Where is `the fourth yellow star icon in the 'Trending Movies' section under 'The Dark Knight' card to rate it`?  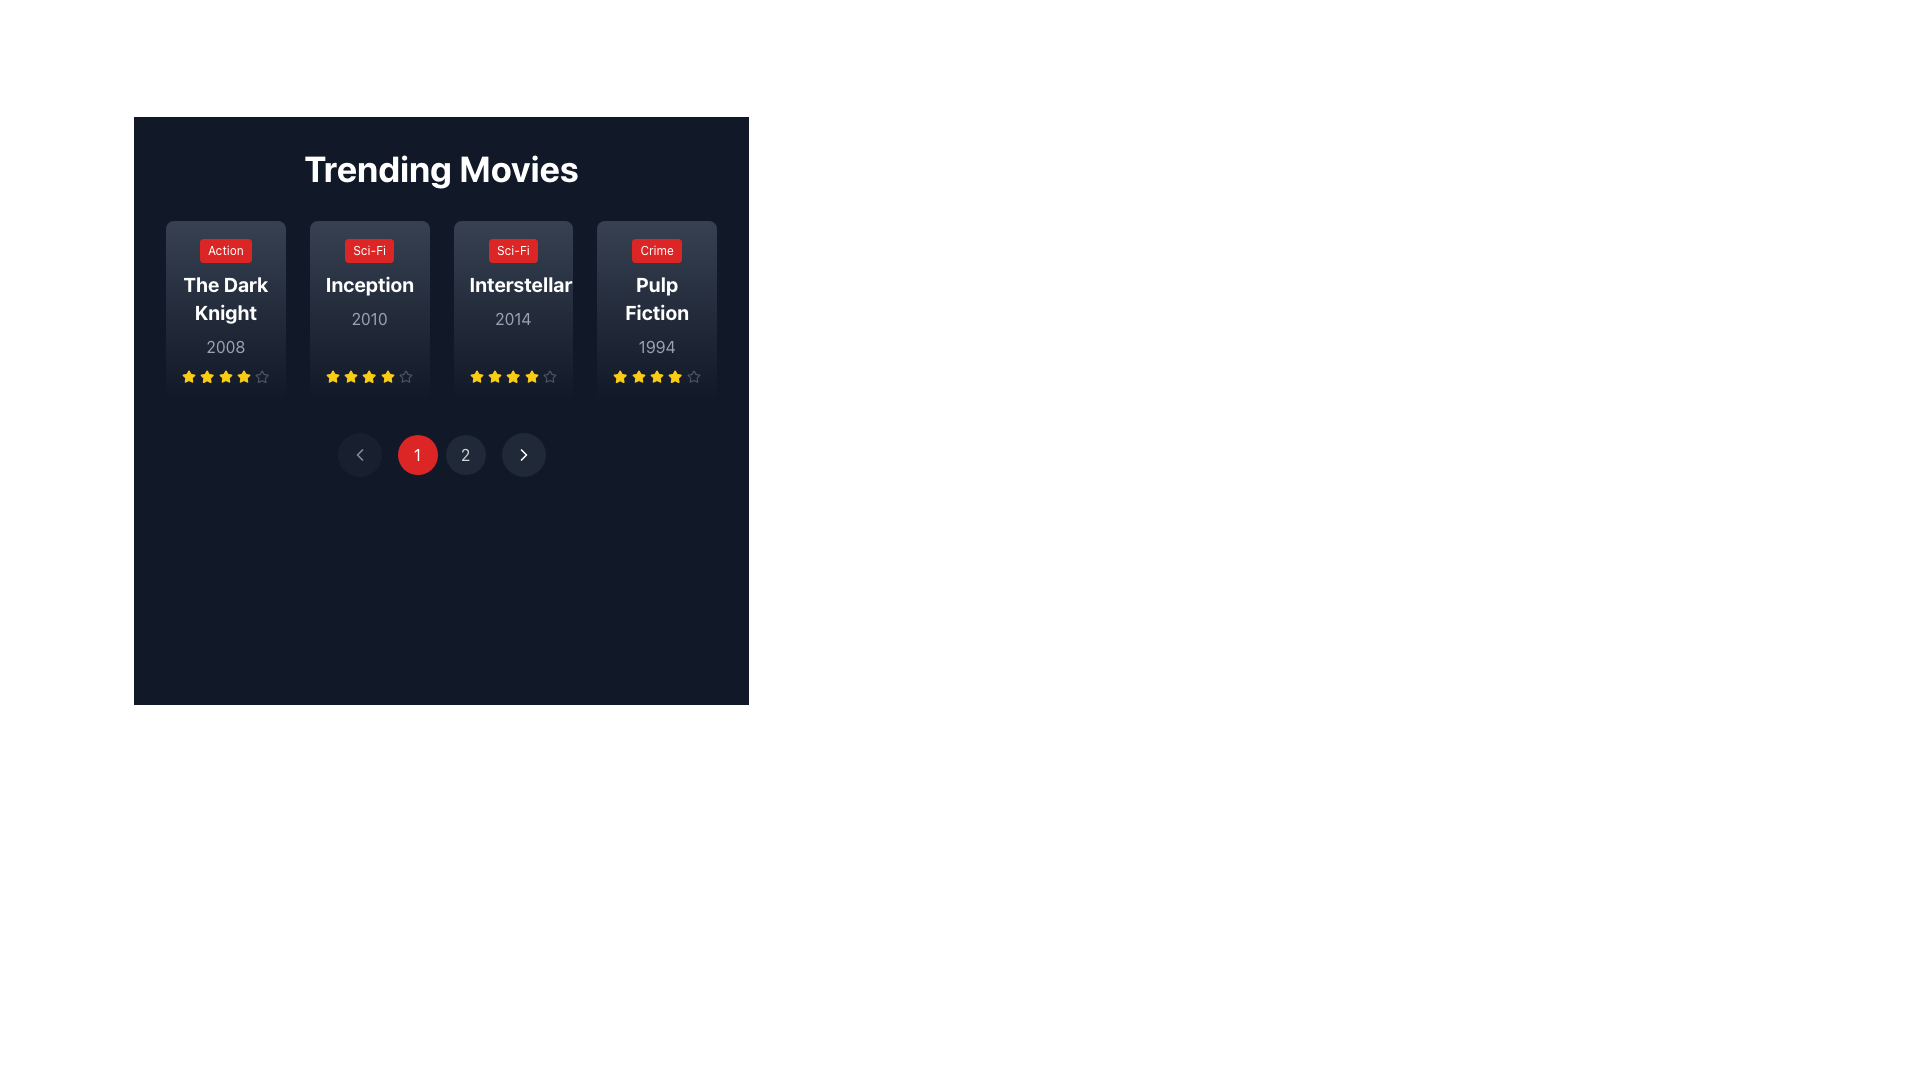 the fourth yellow star icon in the 'Trending Movies' section under 'The Dark Knight' card to rate it is located at coordinates (243, 376).